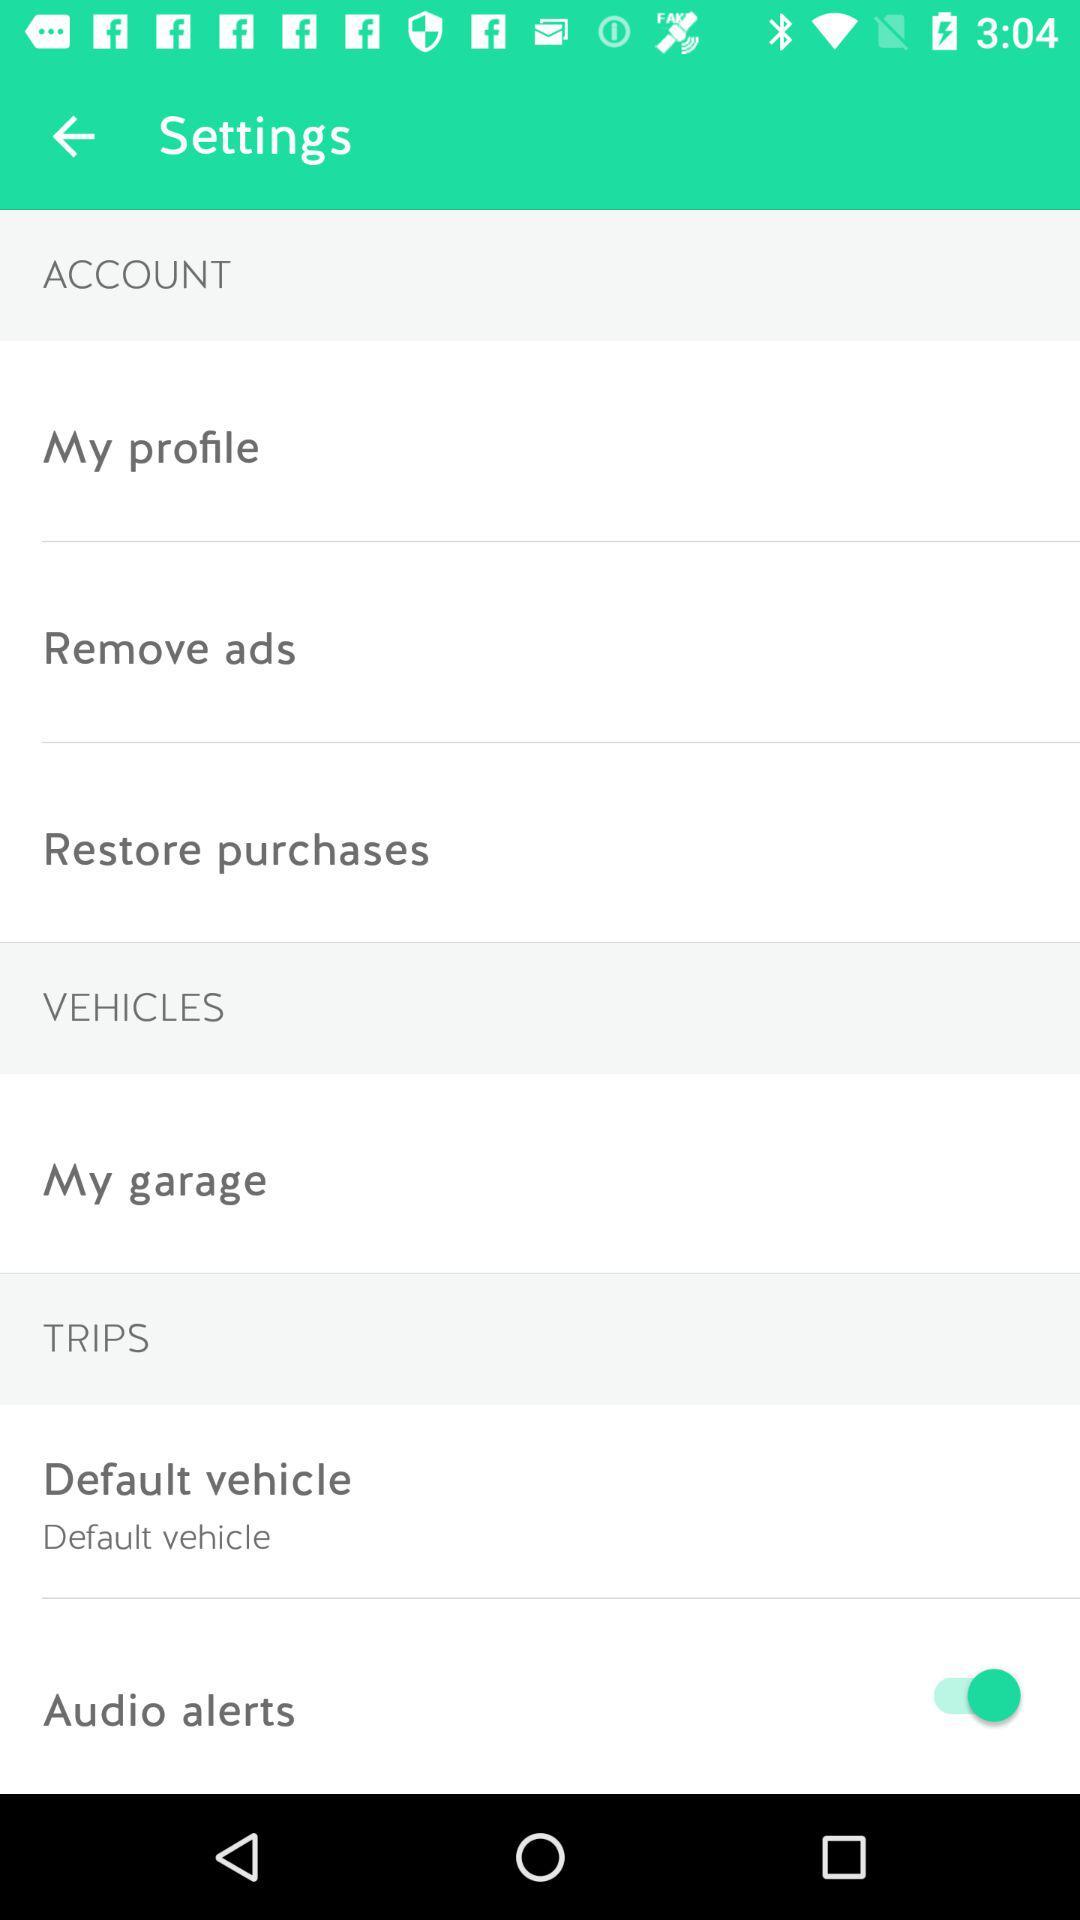 This screenshot has height=1920, width=1080. Describe the element at coordinates (72, 135) in the screenshot. I see `app next to the settings icon` at that location.